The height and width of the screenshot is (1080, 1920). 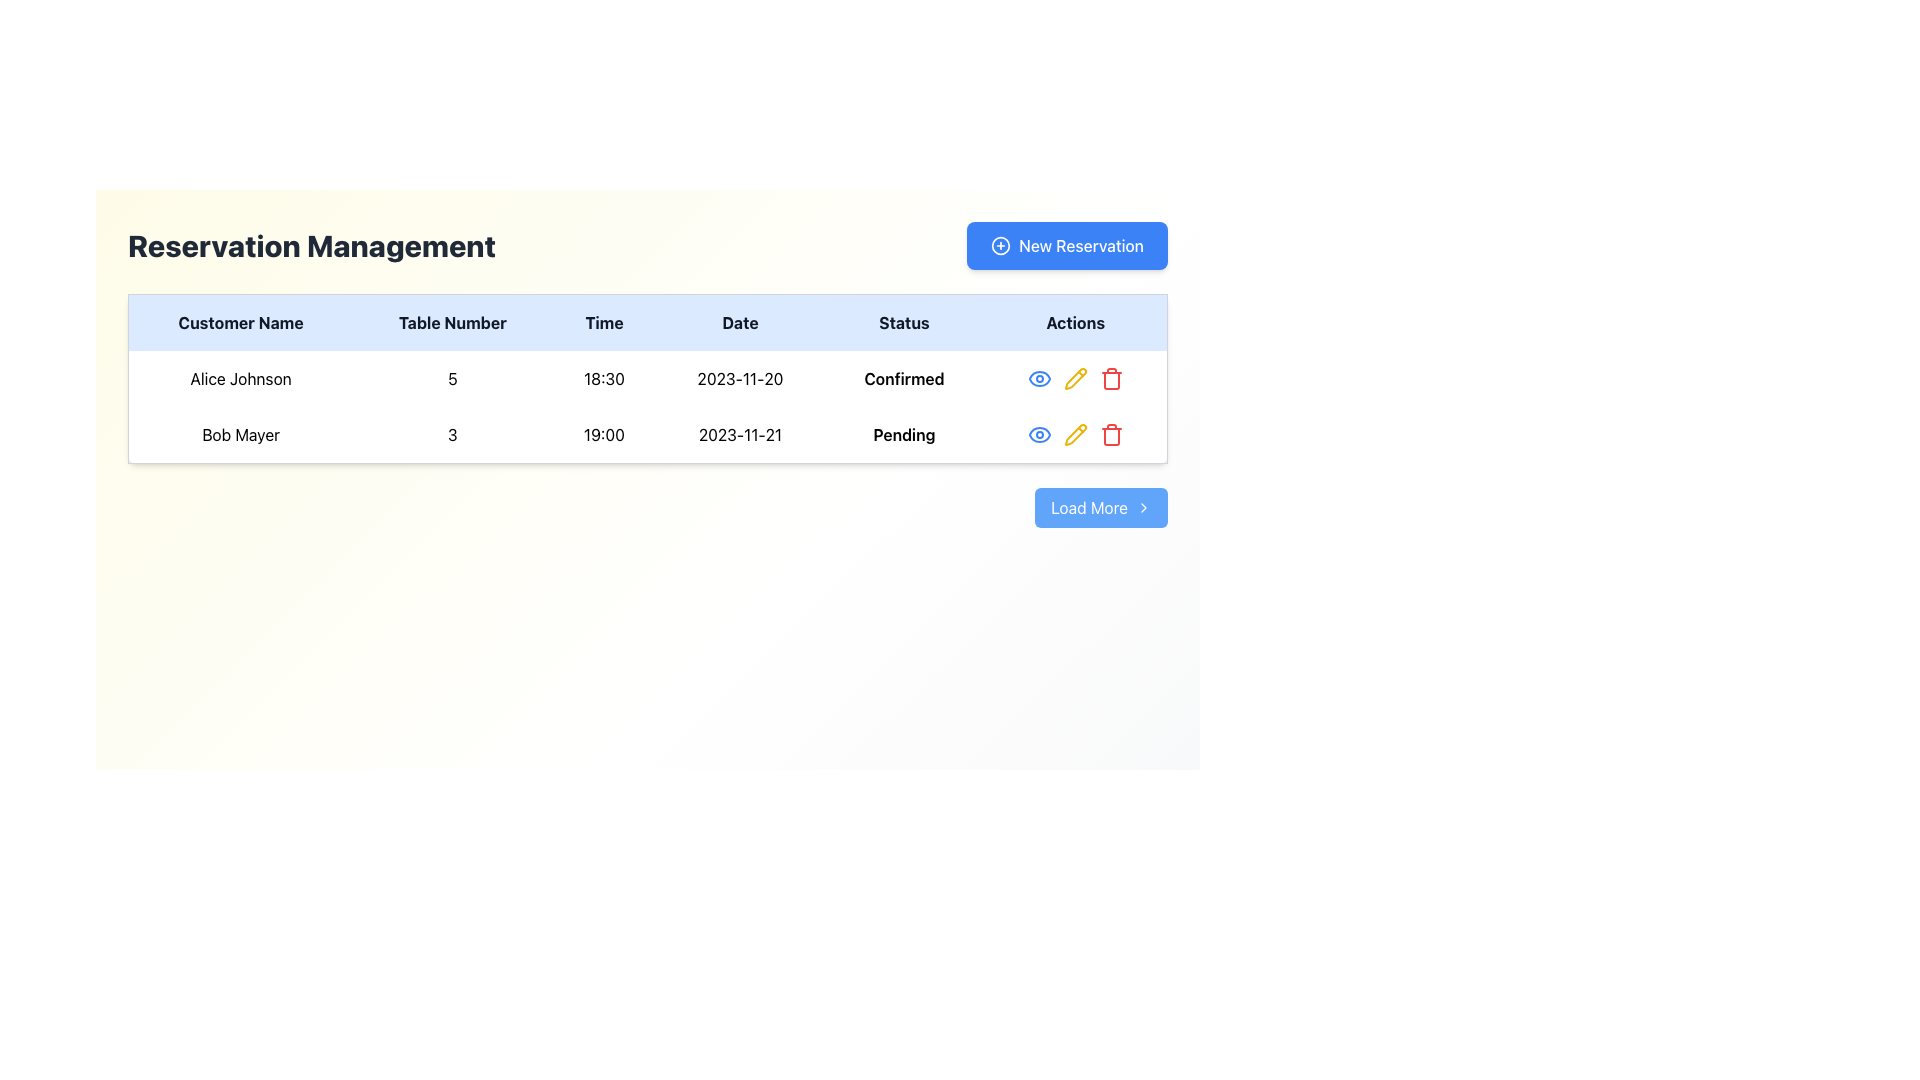 What do you see at coordinates (903, 321) in the screenshot?
I see `the 'Status' text label, which is the fifth column header in the table, located between 'Date' and 'Actions'` at bounding box center [903, 321].